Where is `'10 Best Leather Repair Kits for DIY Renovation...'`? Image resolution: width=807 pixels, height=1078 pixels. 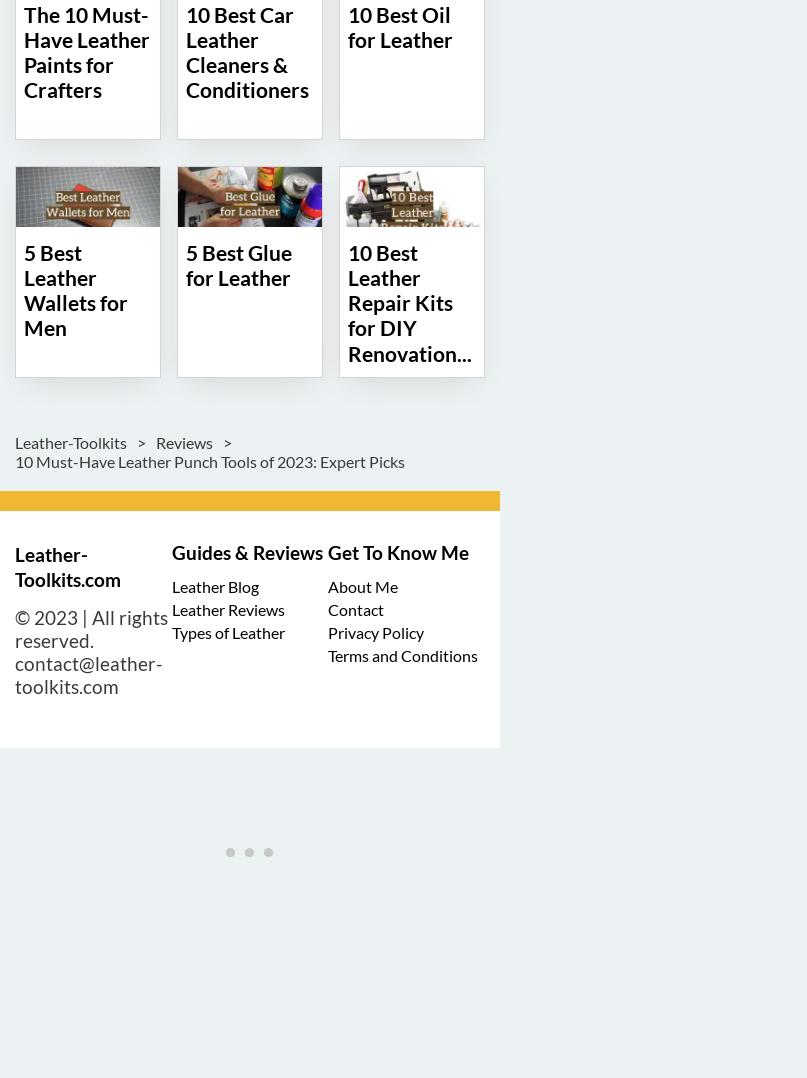
'10 Best Leather Repair Kits for DIY Renovation...' is located at coordinates (409, 301).